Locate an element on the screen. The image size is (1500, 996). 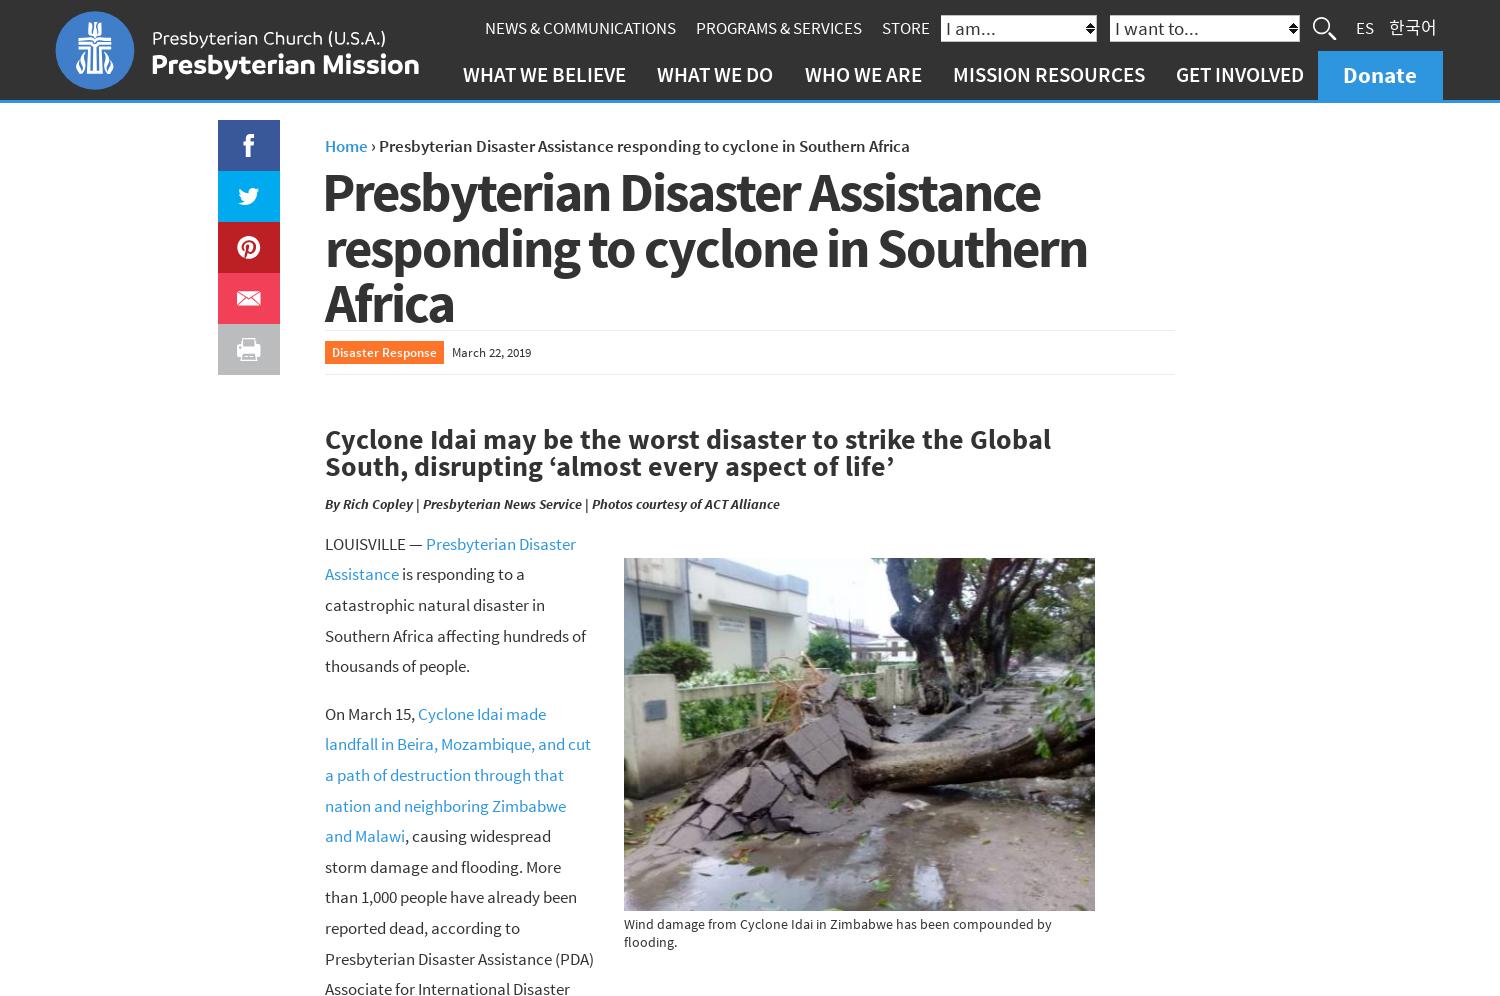
'LOUISVILLE —' is located at coordinates (375, 542).